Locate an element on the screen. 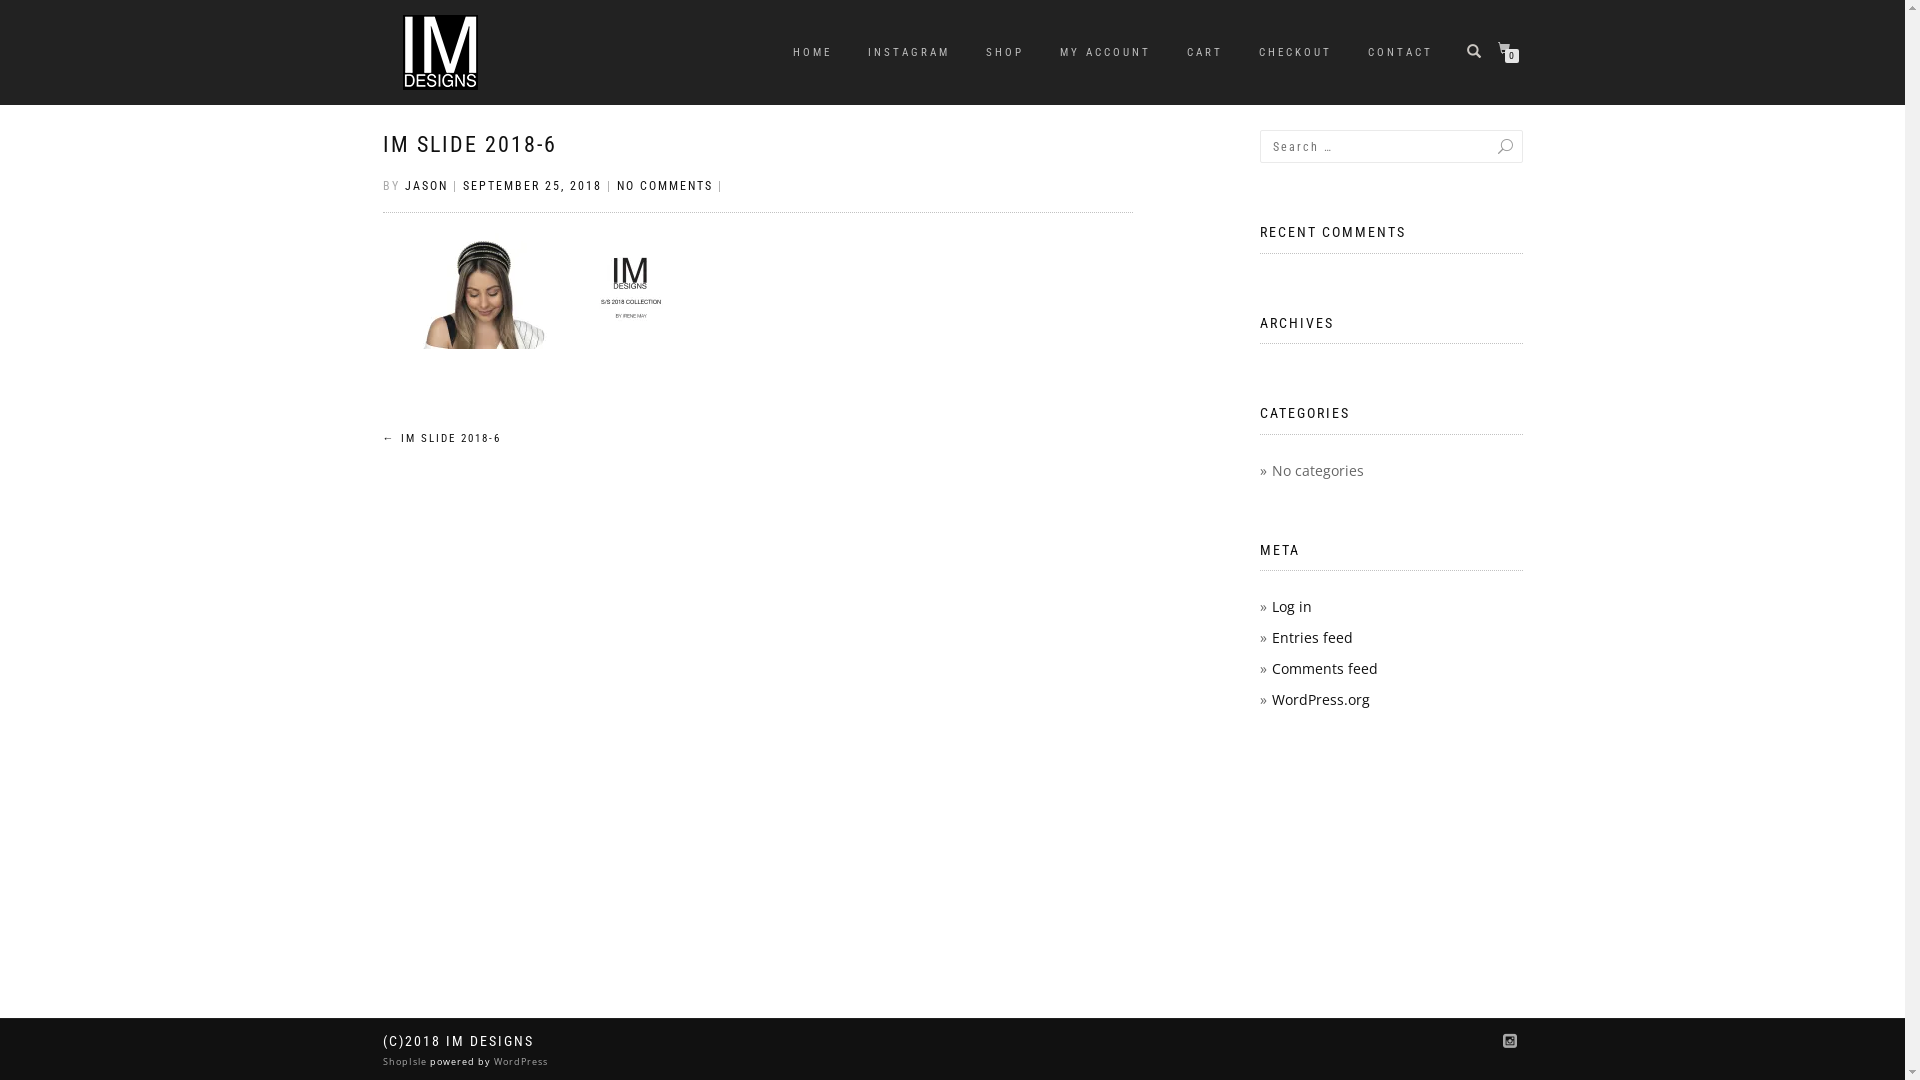 Image resolution: width=1920 pixels, height=1080 pixels. 'Entries feed' is located at coordinates (1312, 637).